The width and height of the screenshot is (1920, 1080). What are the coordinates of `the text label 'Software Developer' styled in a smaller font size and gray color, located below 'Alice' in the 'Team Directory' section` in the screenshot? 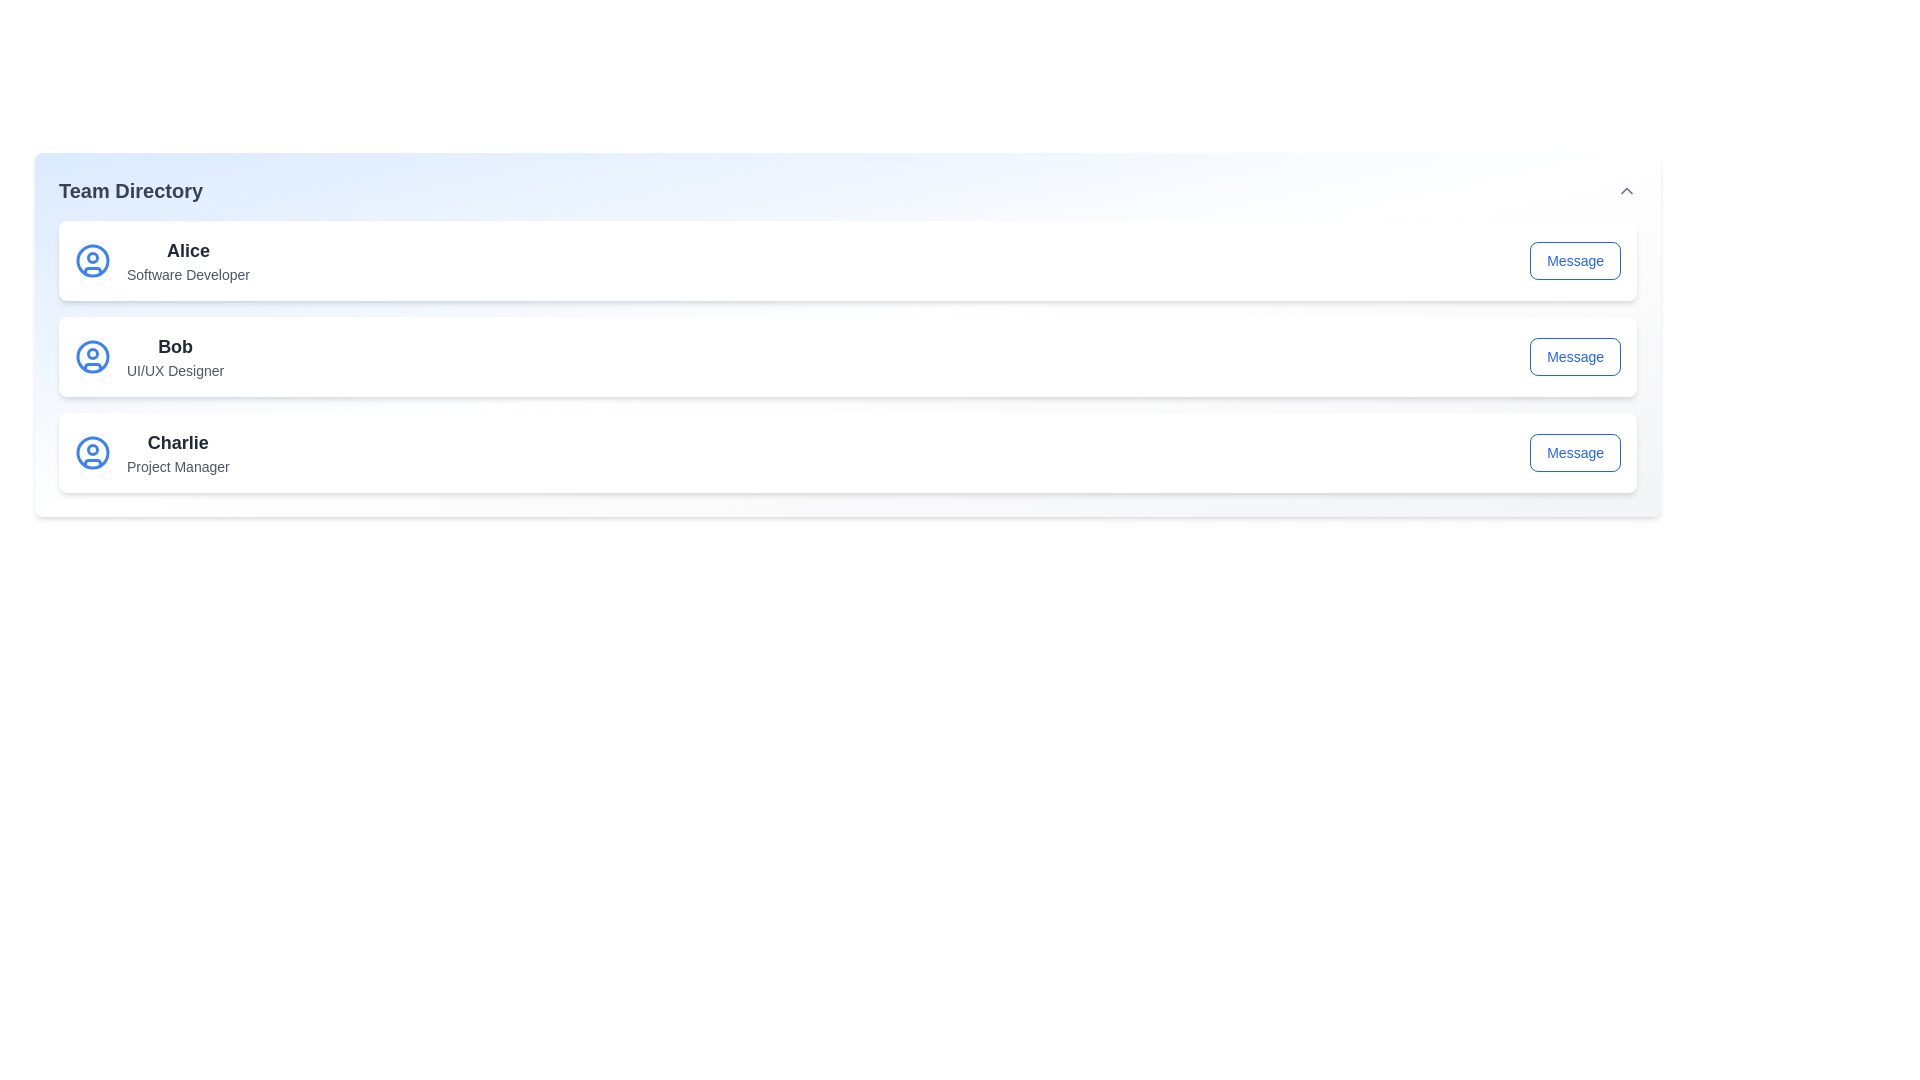 It's located at (188, 274).